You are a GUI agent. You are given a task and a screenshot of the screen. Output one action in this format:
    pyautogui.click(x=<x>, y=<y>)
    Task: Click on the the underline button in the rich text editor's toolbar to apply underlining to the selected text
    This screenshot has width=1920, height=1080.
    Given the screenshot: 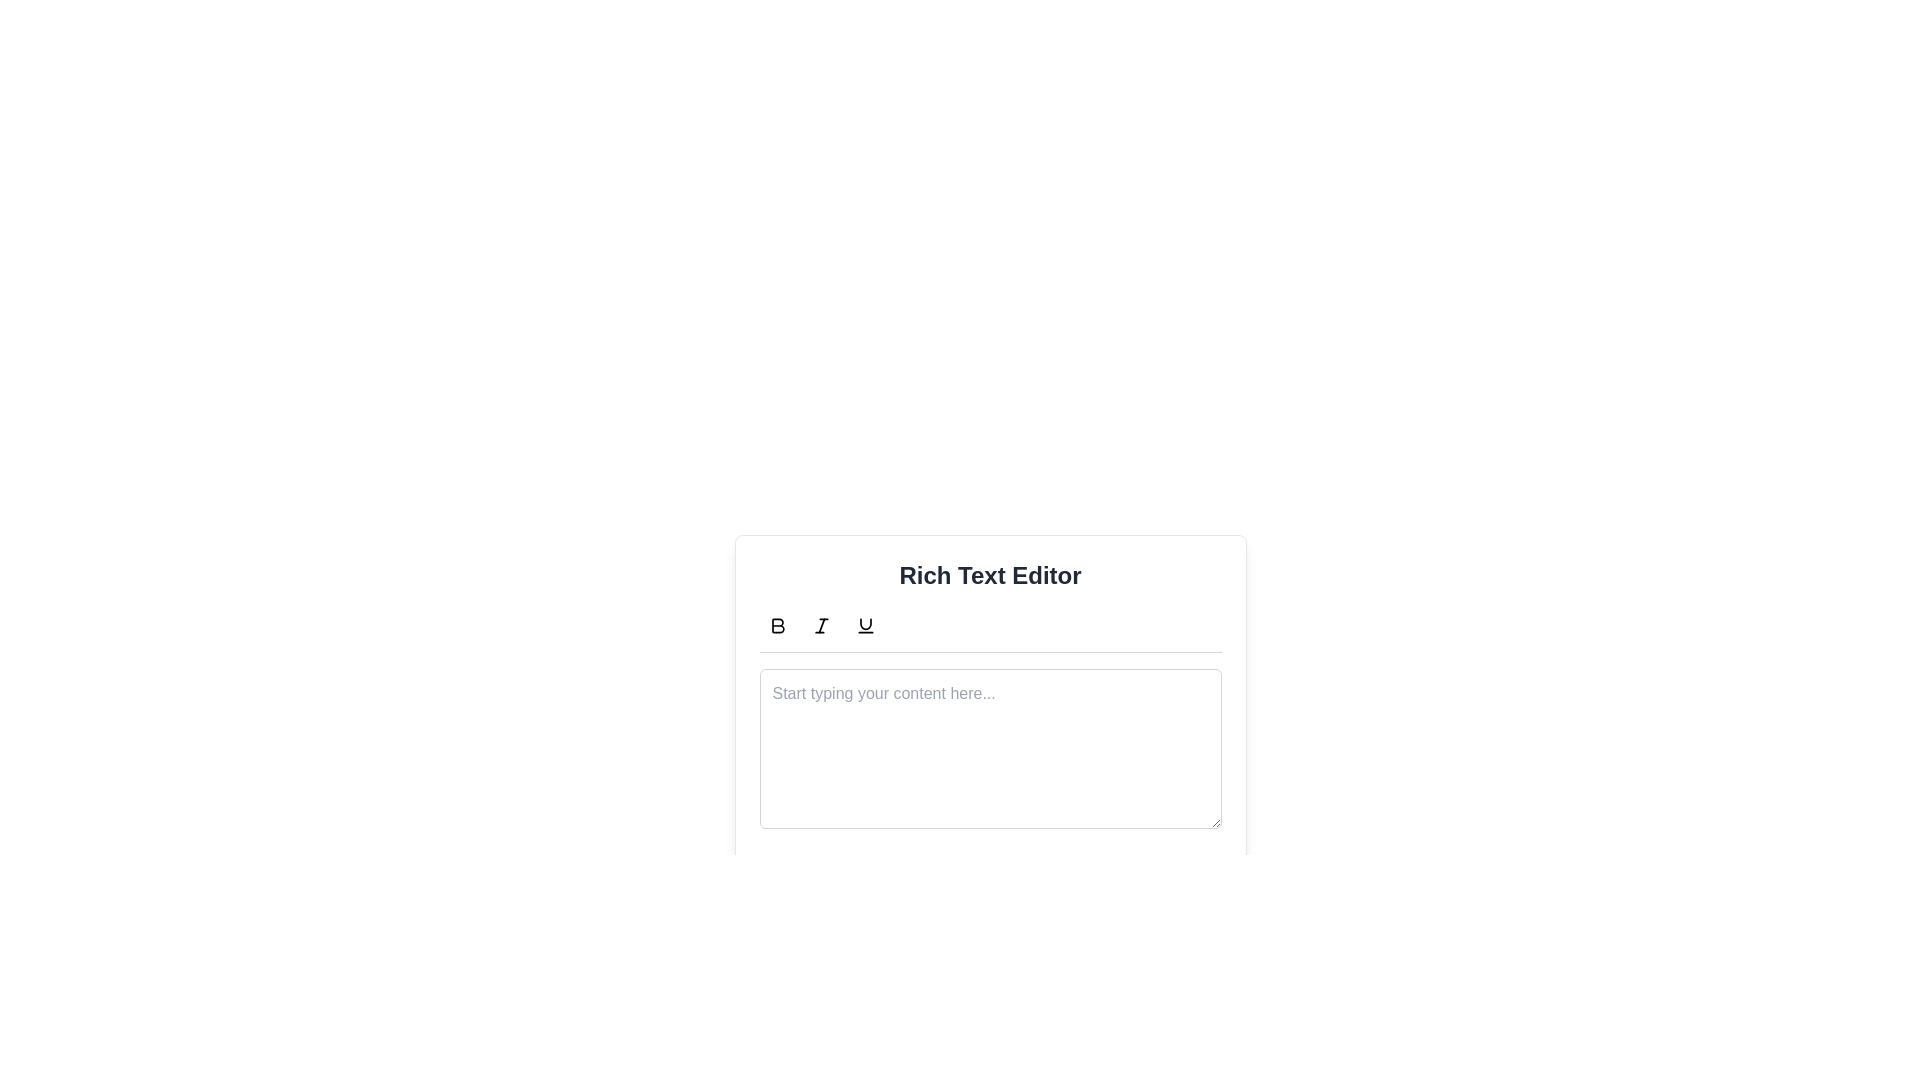 What is the action you would take?
    pyautogui.click(x=865, y=624)
    